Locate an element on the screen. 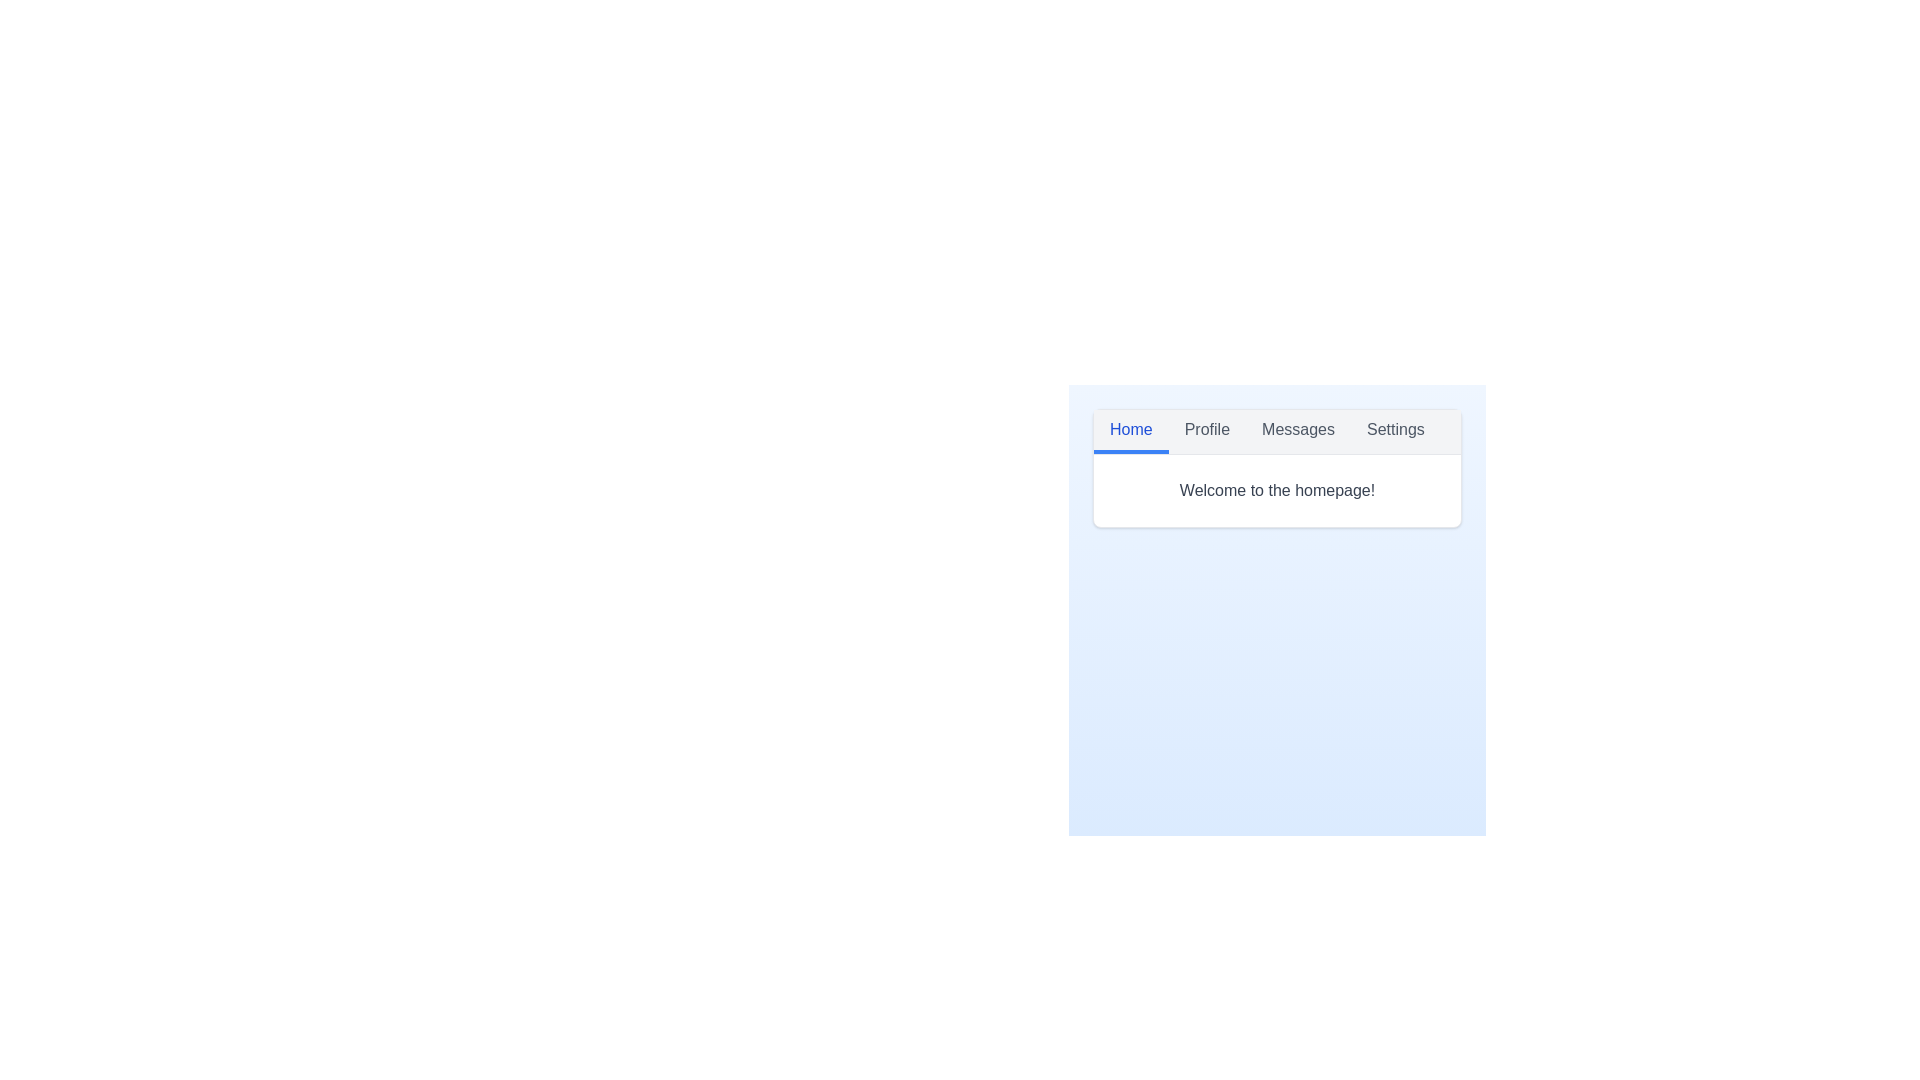 This screenshot has width=1920, height=1080. the fourth navigation menu item in the top-right section of the page is located at coordinates (1394, 431).